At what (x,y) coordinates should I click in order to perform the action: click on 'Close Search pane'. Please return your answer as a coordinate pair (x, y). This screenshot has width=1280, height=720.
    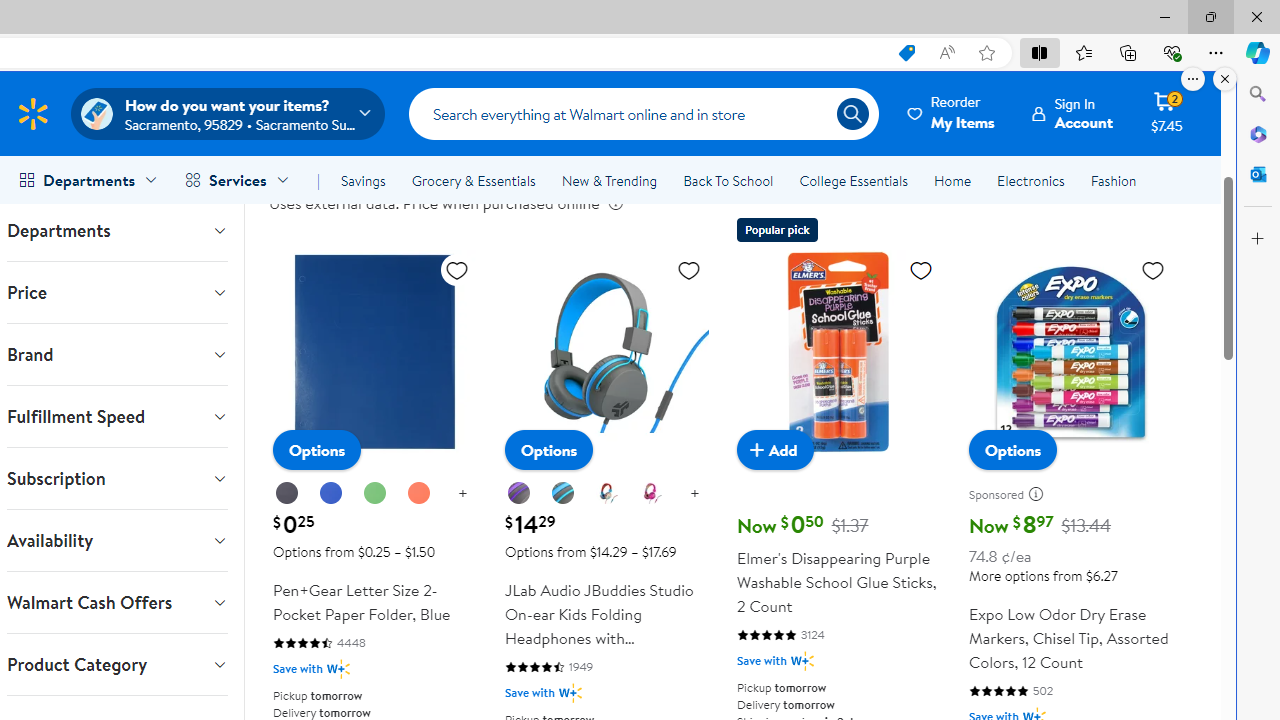
    Looking at the image, I should click on (1257, 94).